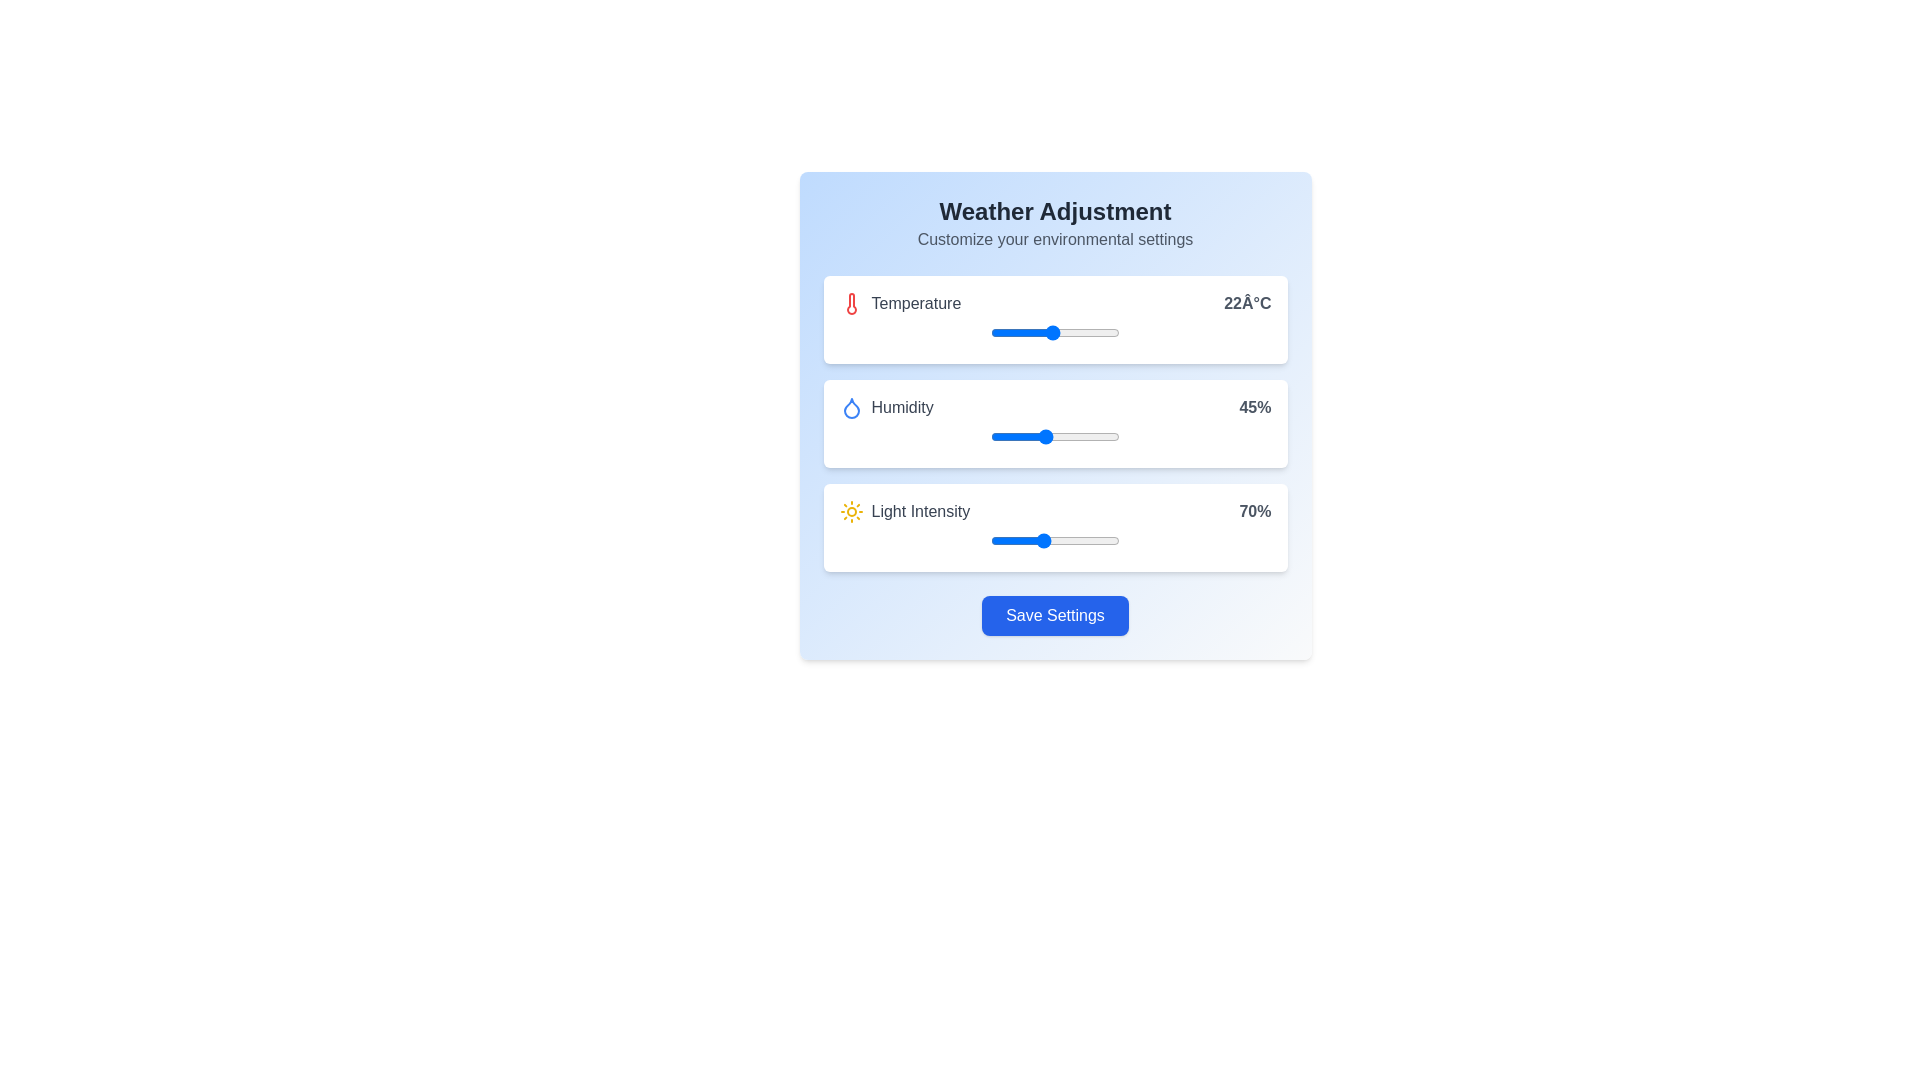 The image size is (1920, 1080). What do you see at coordinates (1054, 212) in the screenshot?
I see `the bold title text label 'Weather Adjustment' that is centered at the top of the card layout with a light blue background` at bounding box center [1054, 212].